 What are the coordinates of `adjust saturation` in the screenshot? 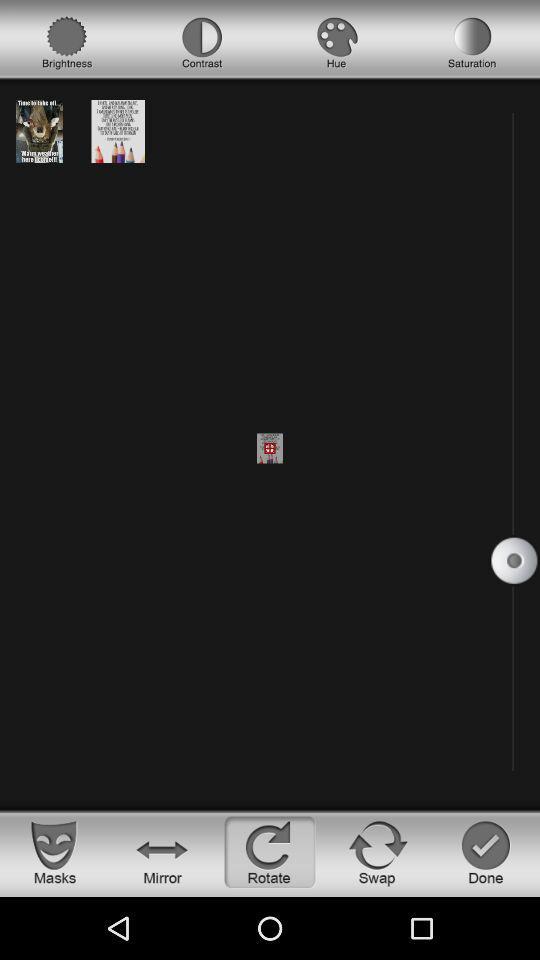 It's located at (472, 42).